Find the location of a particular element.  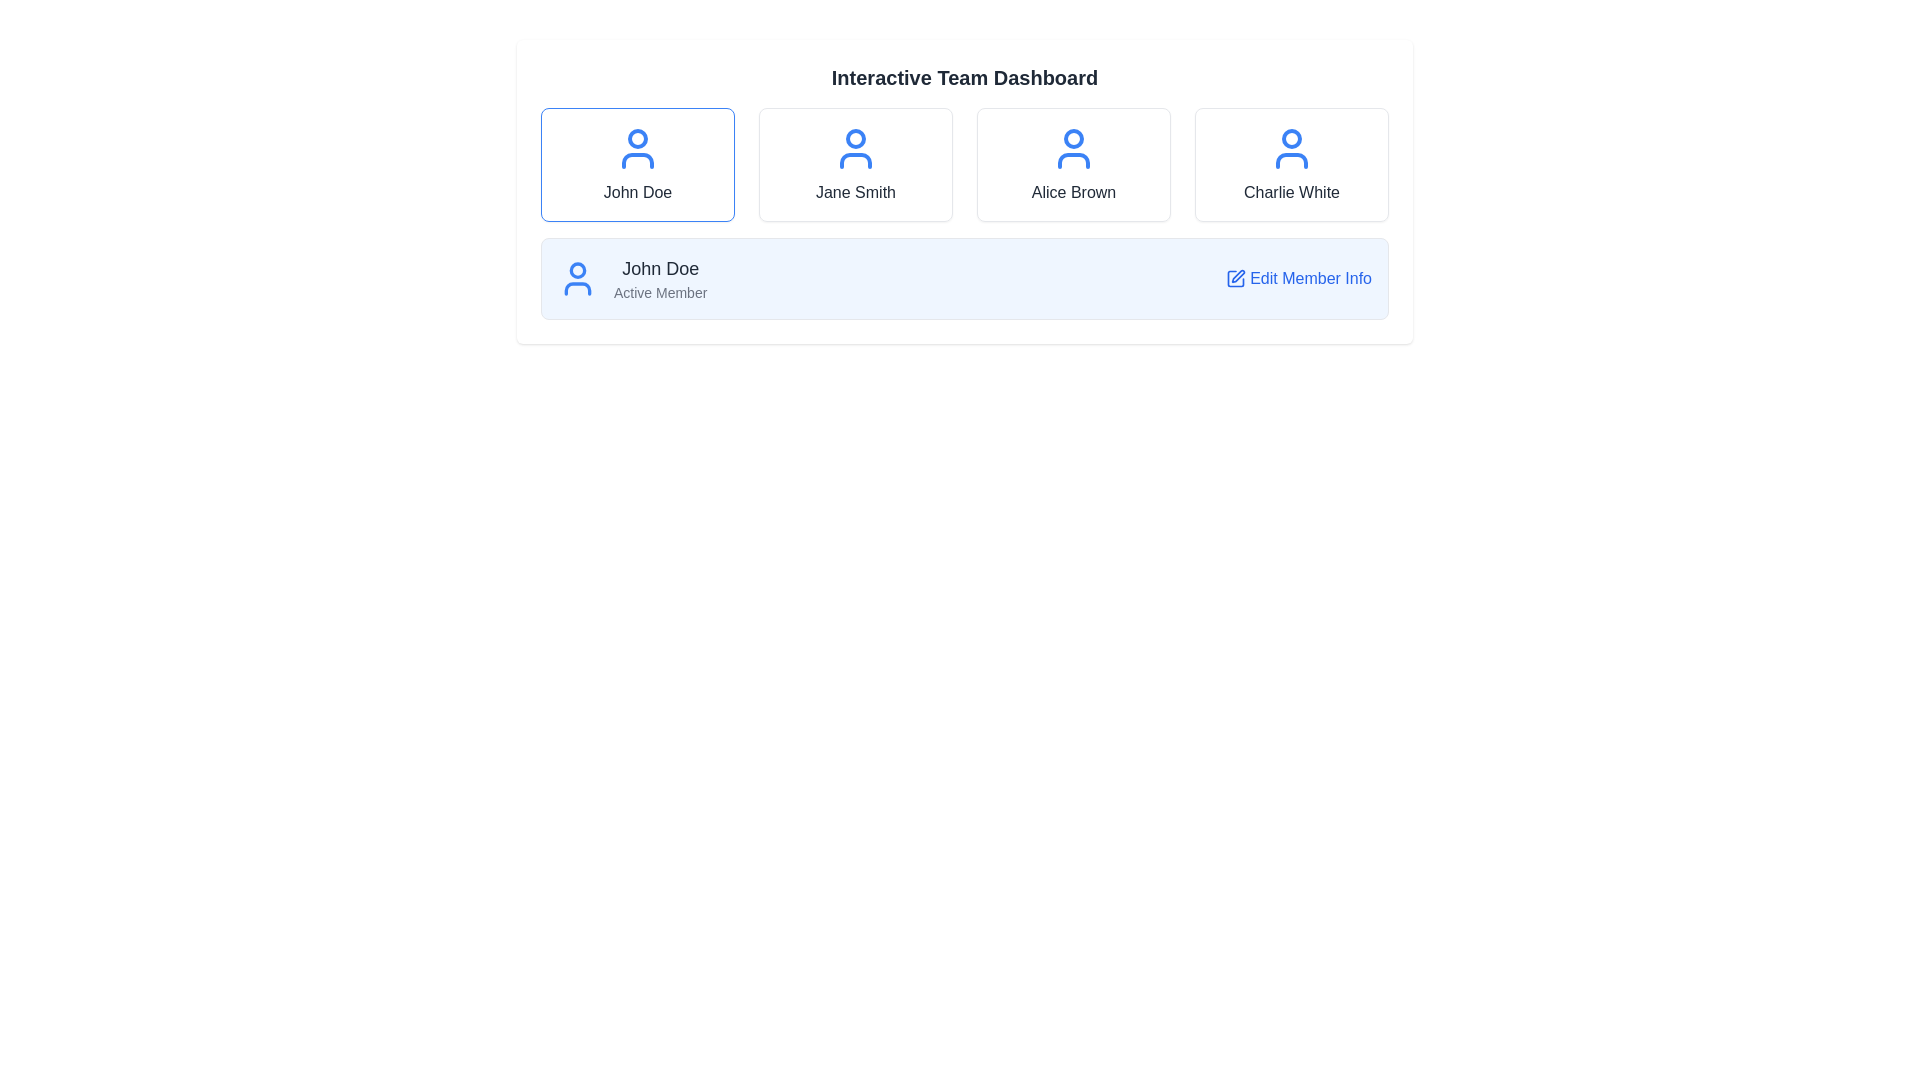

the text label reading 'Active Member' is located at coordinates (660, 293).